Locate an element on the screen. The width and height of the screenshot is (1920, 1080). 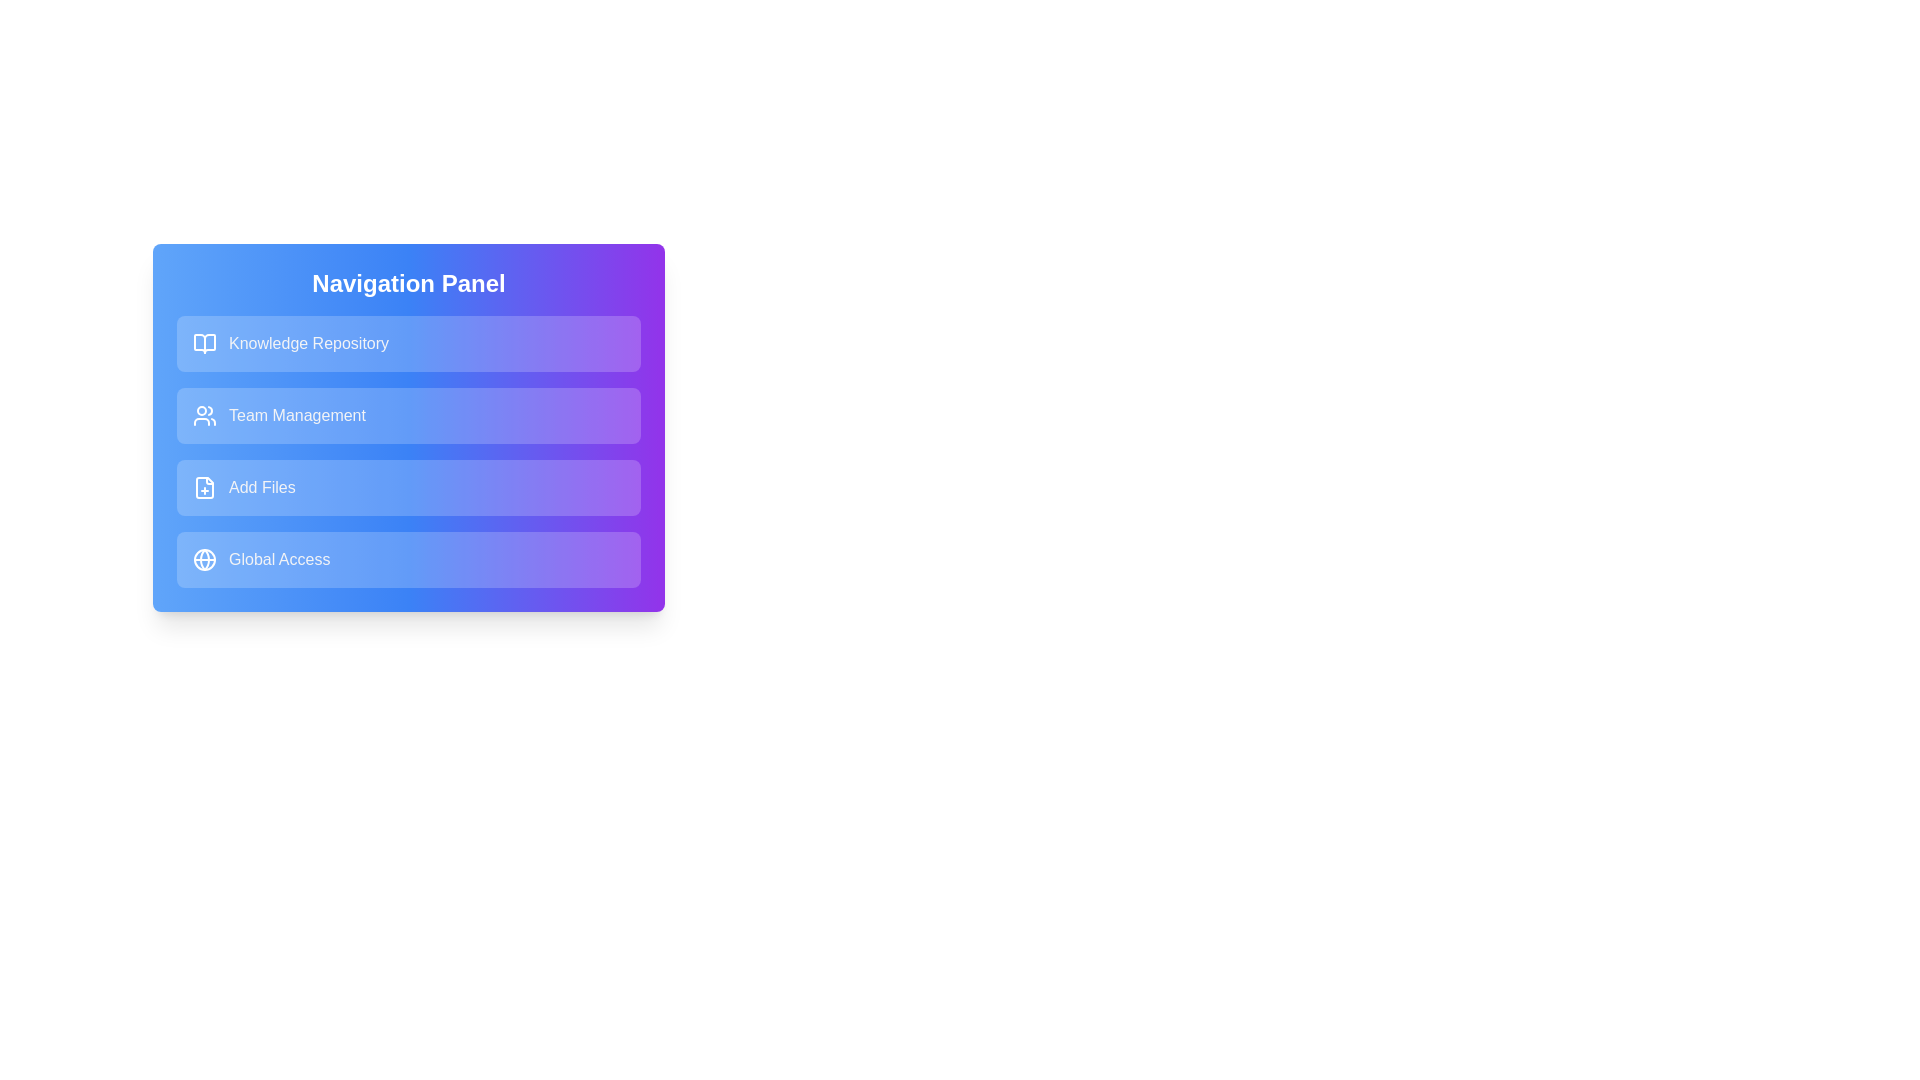
the navigation item labeled 'Team Management' is located at coordinates (407, 415).